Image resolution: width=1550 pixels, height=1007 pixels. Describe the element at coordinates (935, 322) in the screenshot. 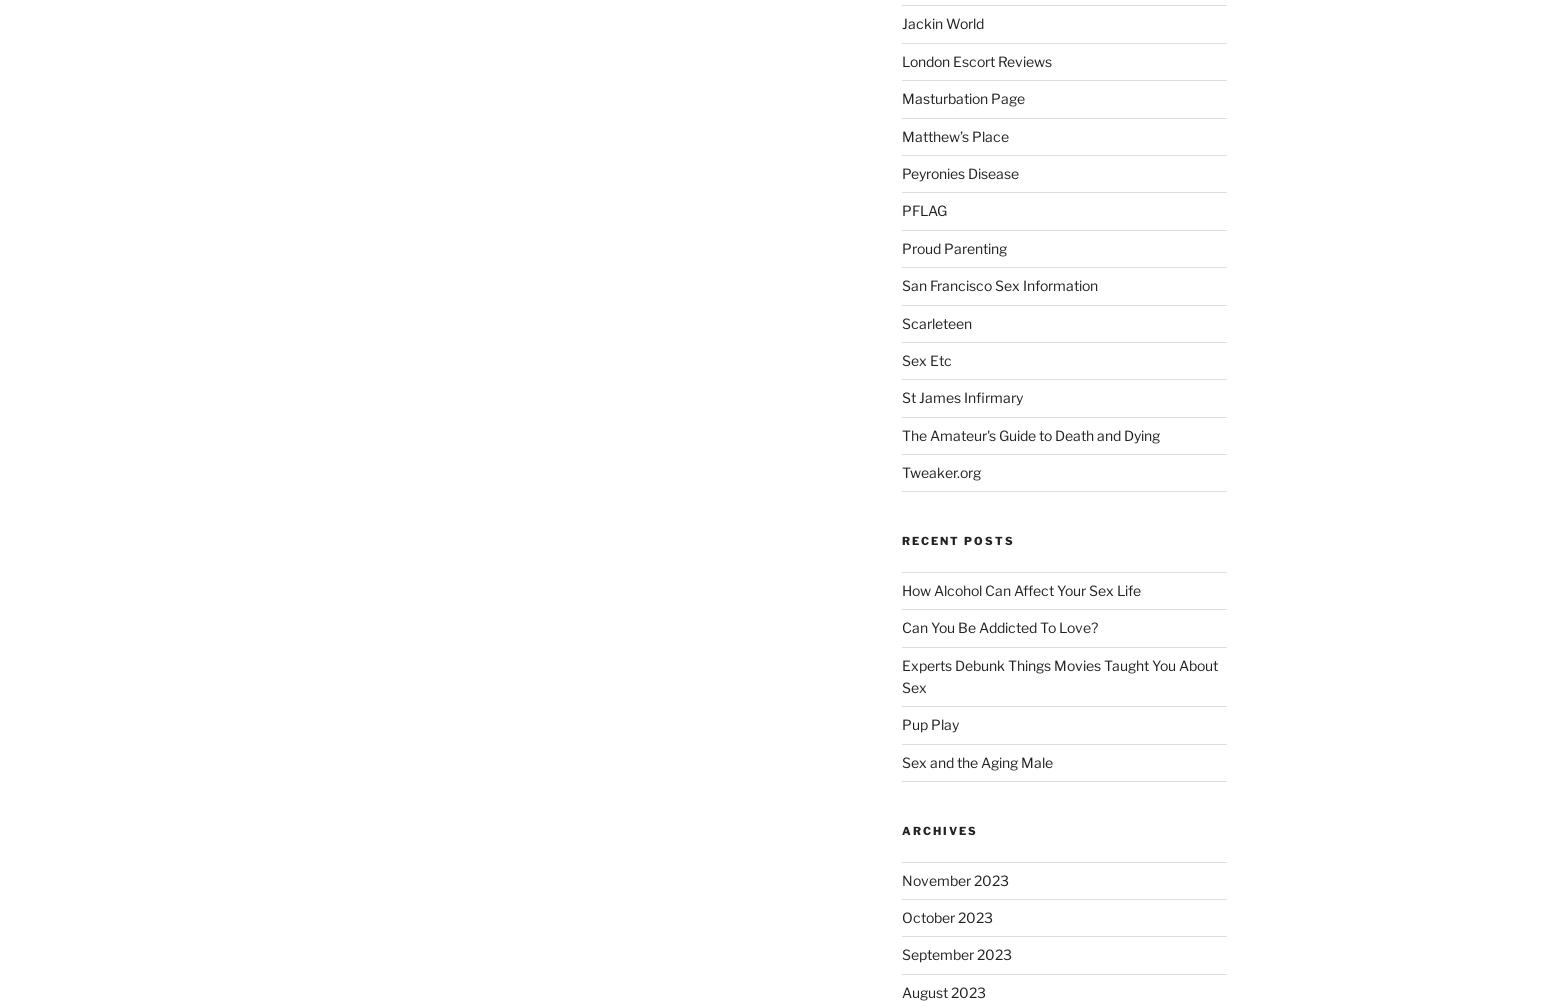

I see `'Scarleteen'` at that location.